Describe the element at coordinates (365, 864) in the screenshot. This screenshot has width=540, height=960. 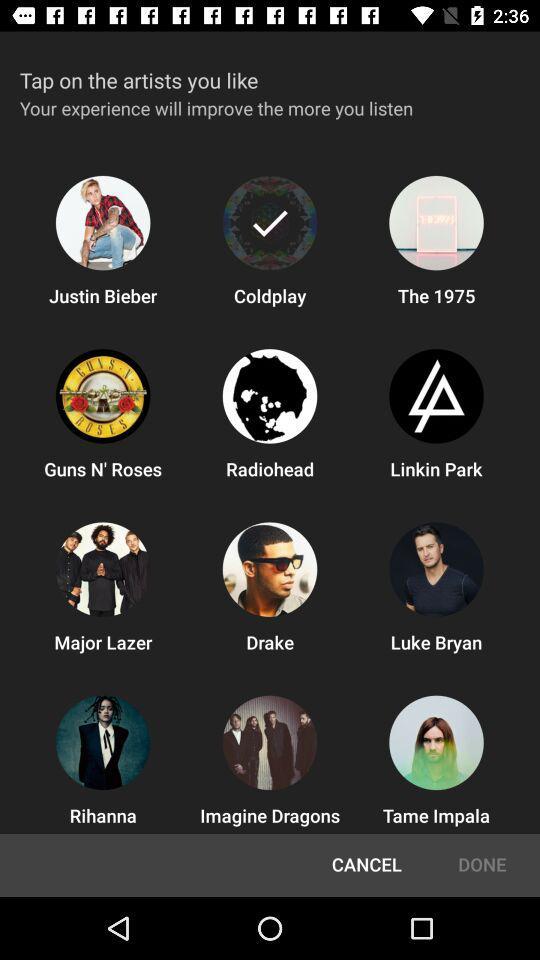
I see `the item to the right of rihanna` at that location.